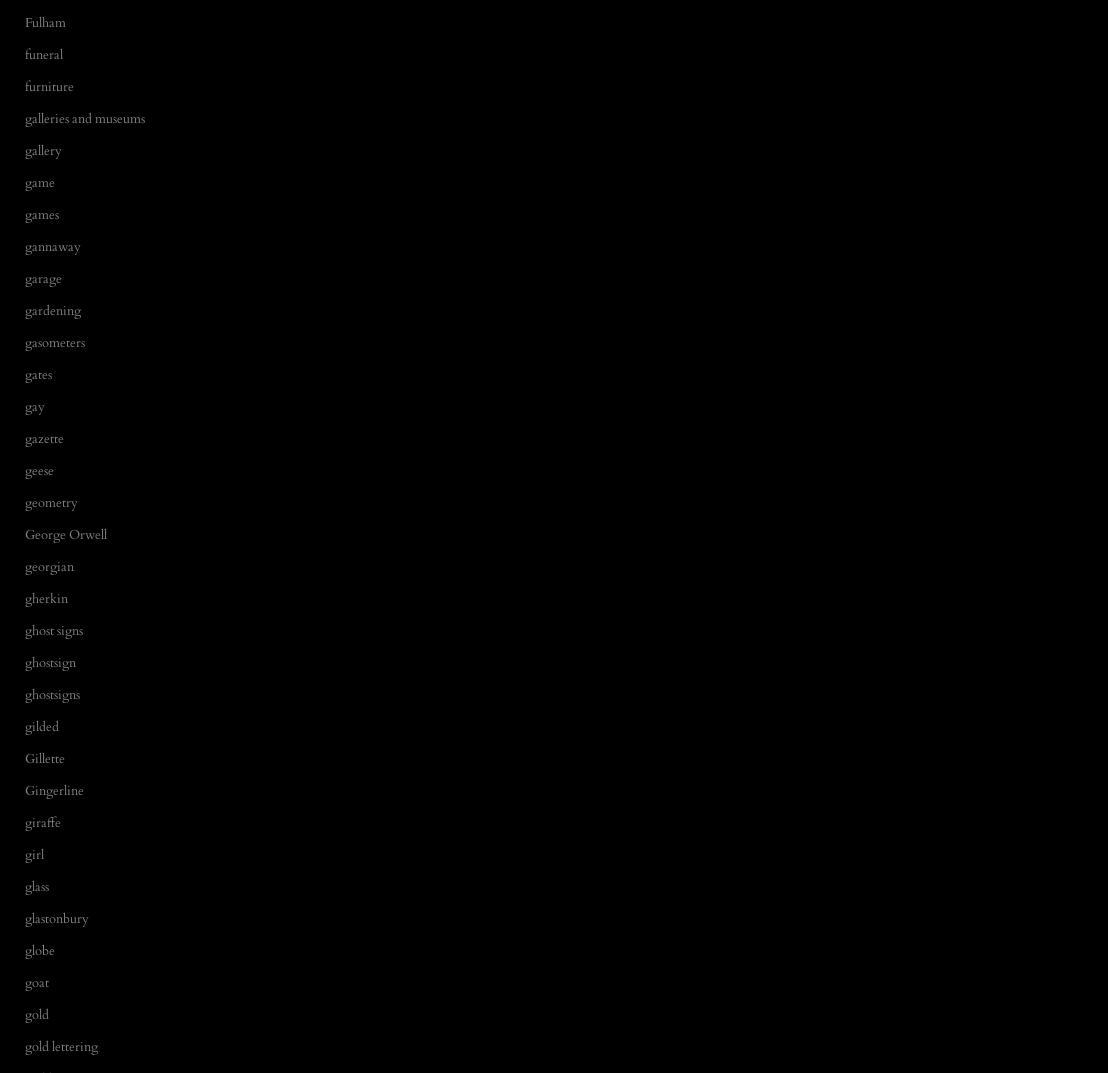 Image resolution: width=1108 pixels, height=1073 pixels. I want to click on 'ghostsigns', so click(51, 694).